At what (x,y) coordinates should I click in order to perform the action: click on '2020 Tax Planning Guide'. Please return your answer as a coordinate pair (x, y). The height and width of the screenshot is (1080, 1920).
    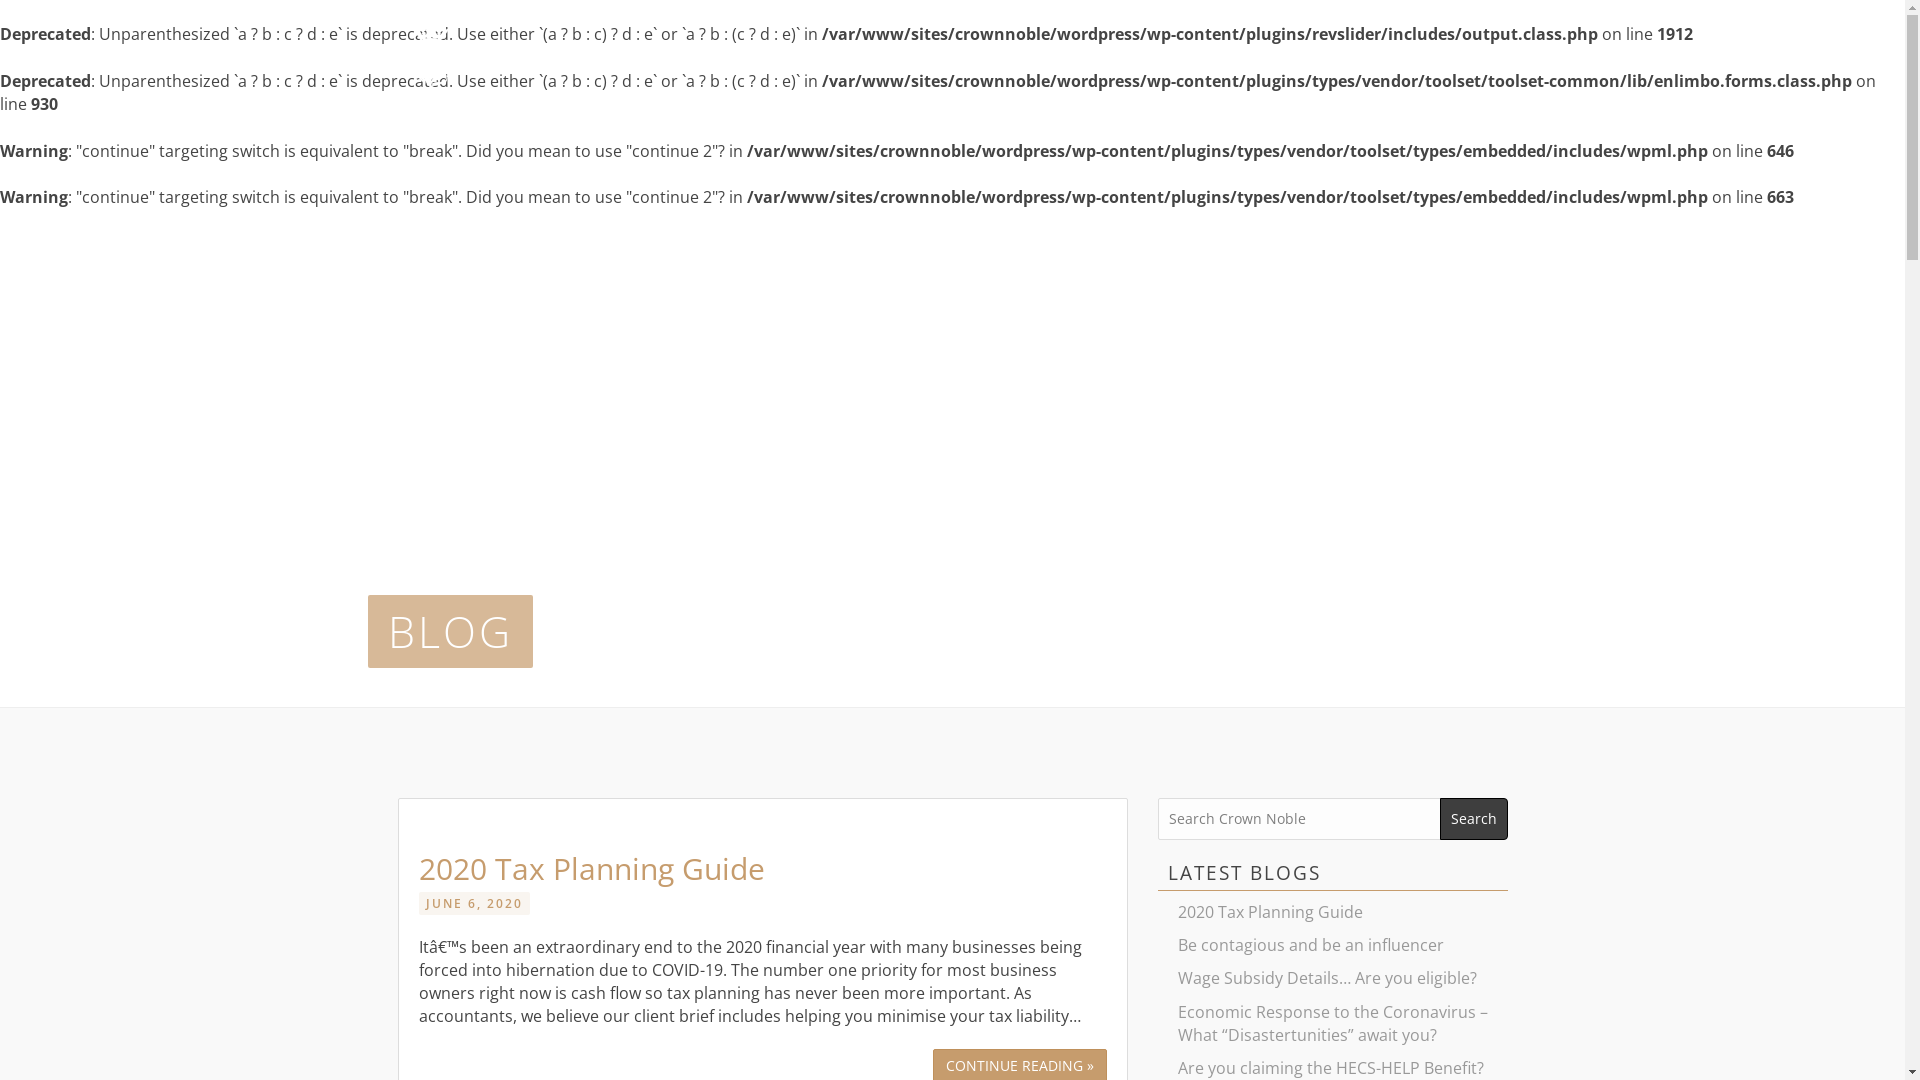
    Looking at the image, I should click on (589, 867).